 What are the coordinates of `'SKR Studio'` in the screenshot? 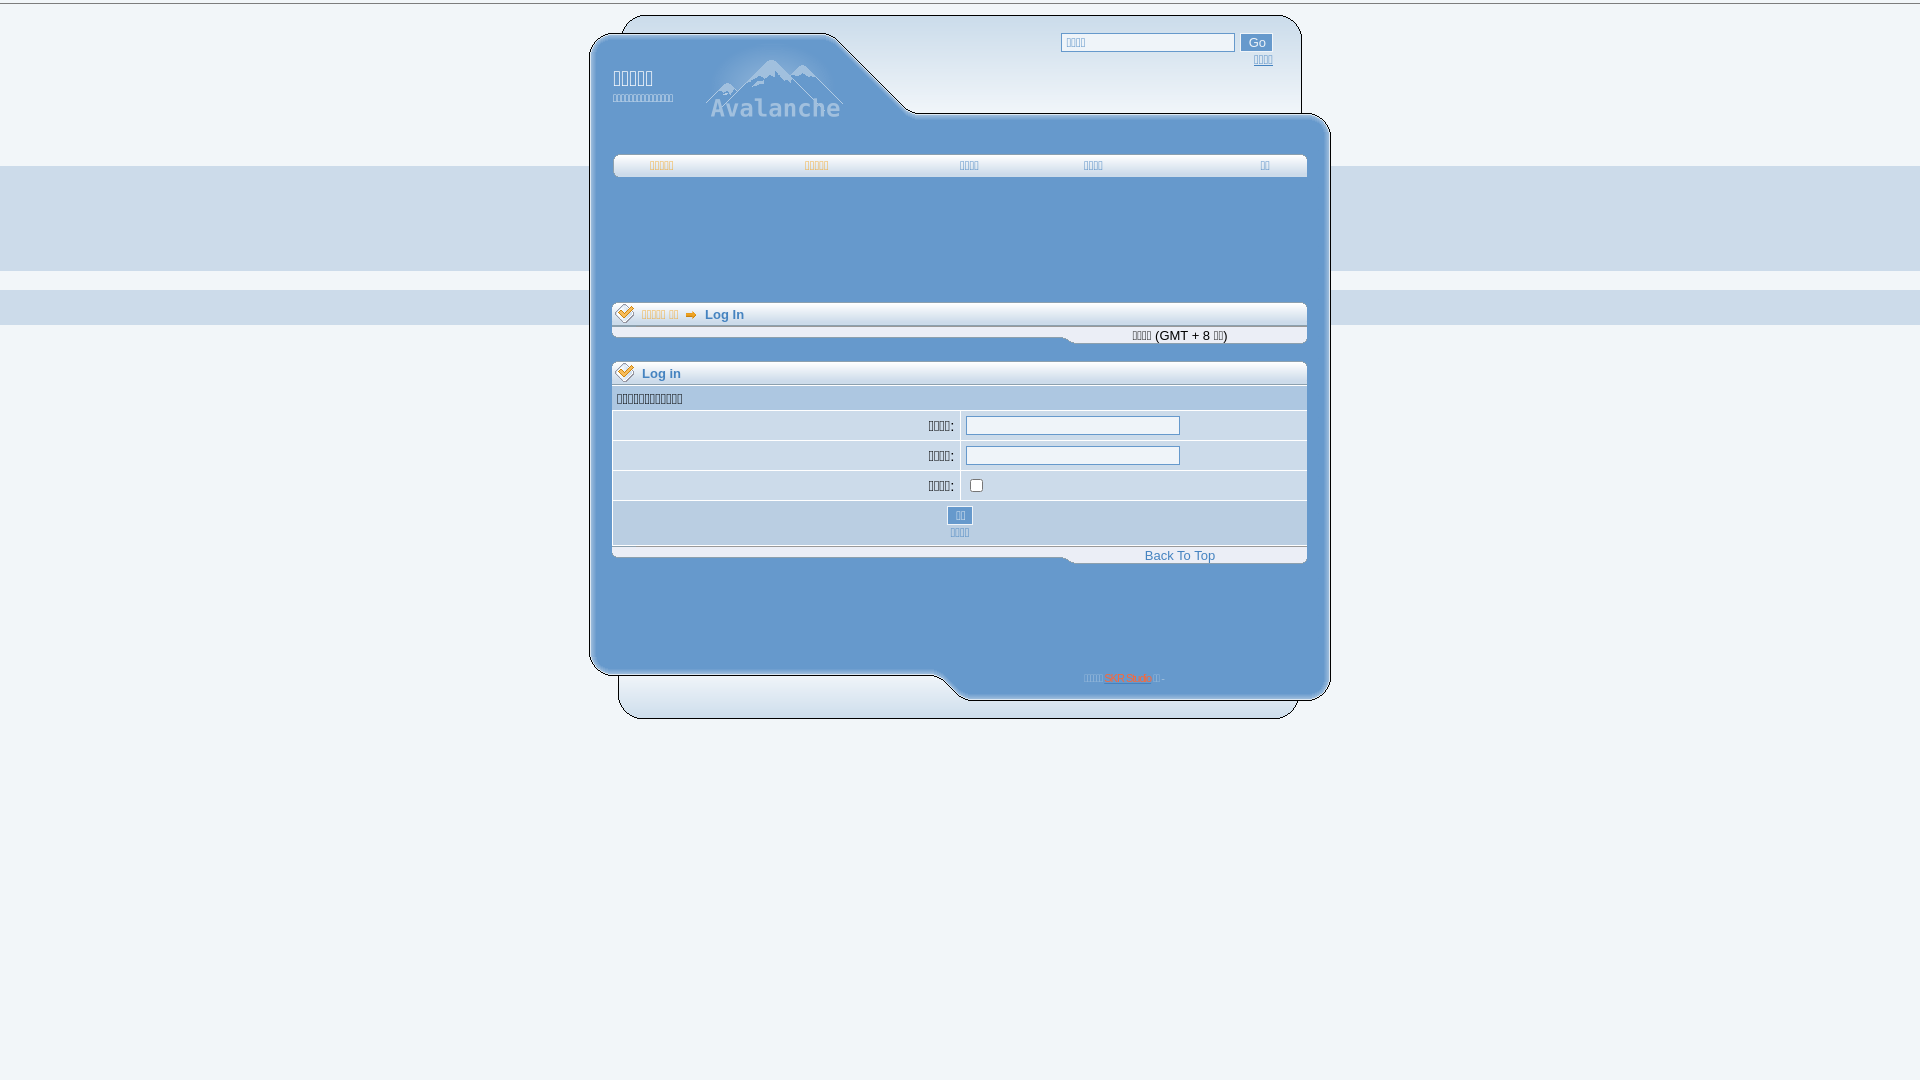 It's located at (1127, 677).